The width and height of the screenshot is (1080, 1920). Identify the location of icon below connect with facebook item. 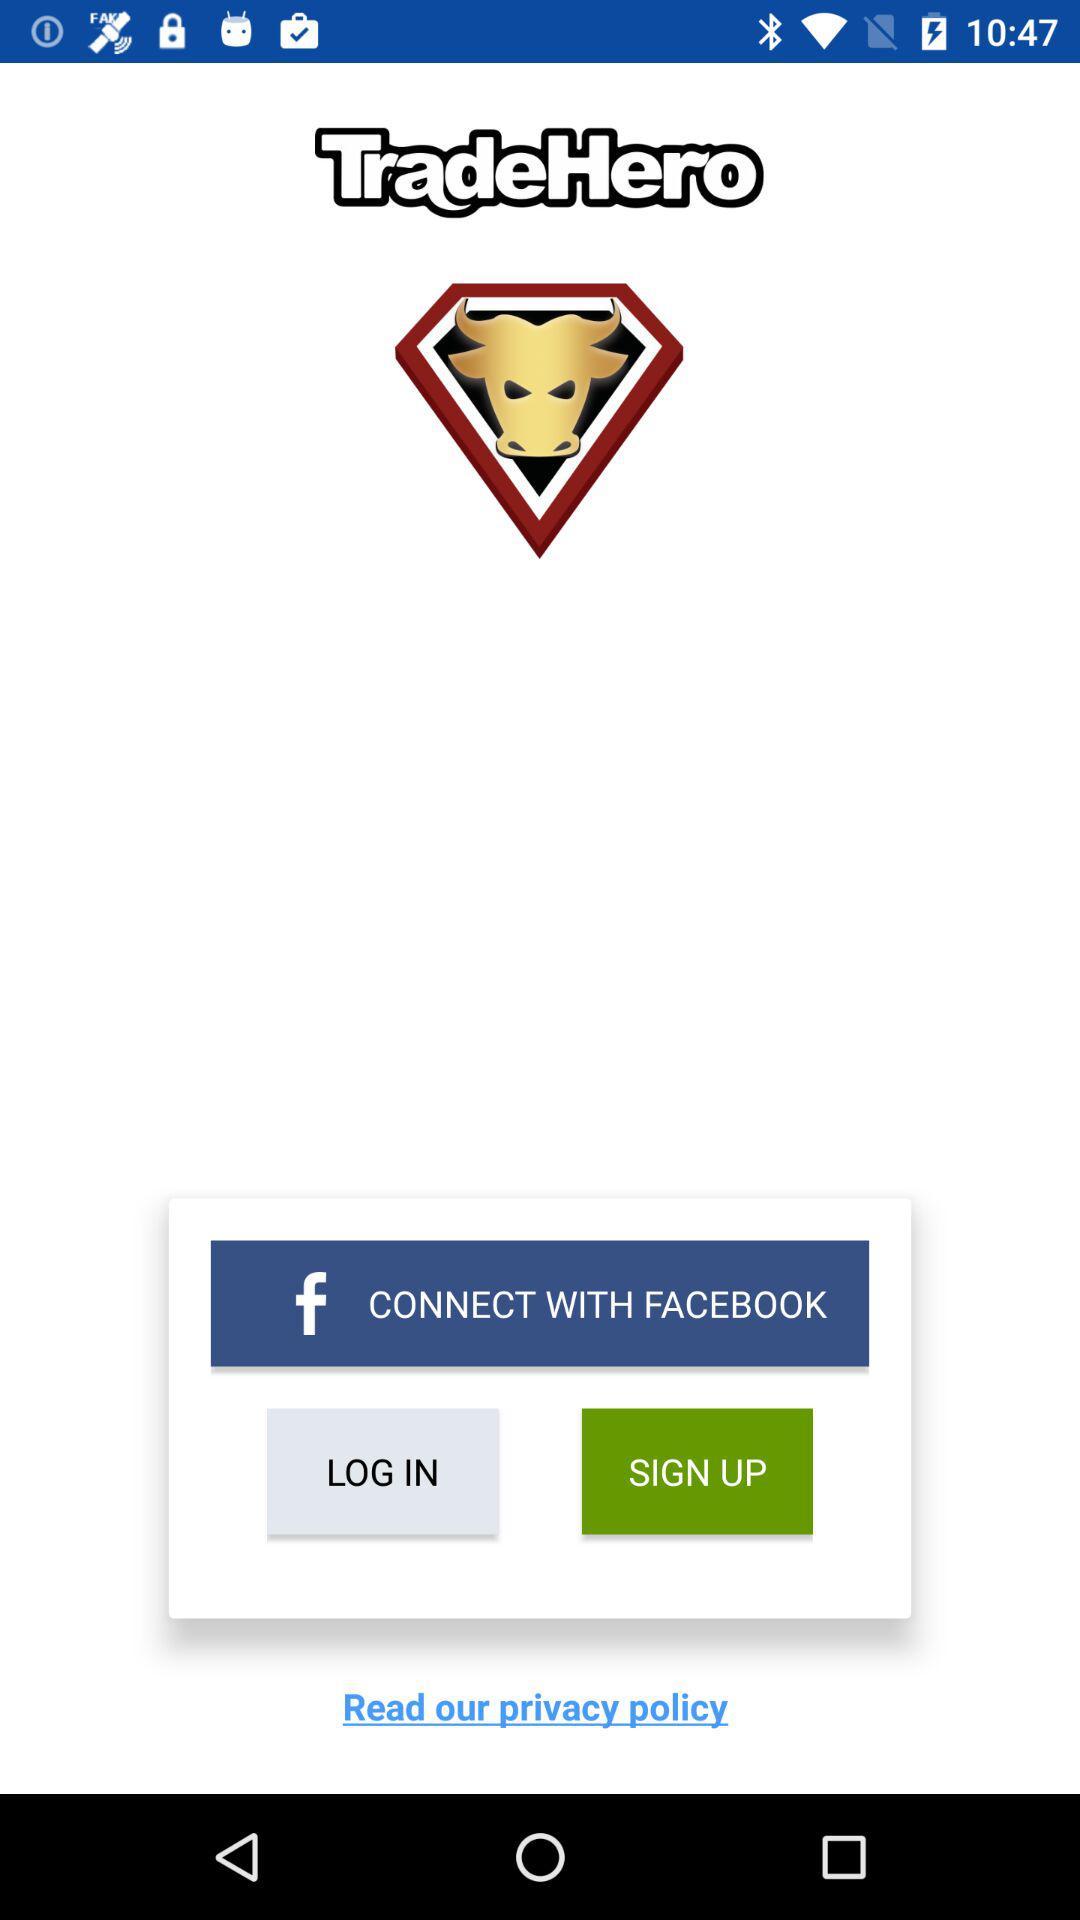
(382, 1471).